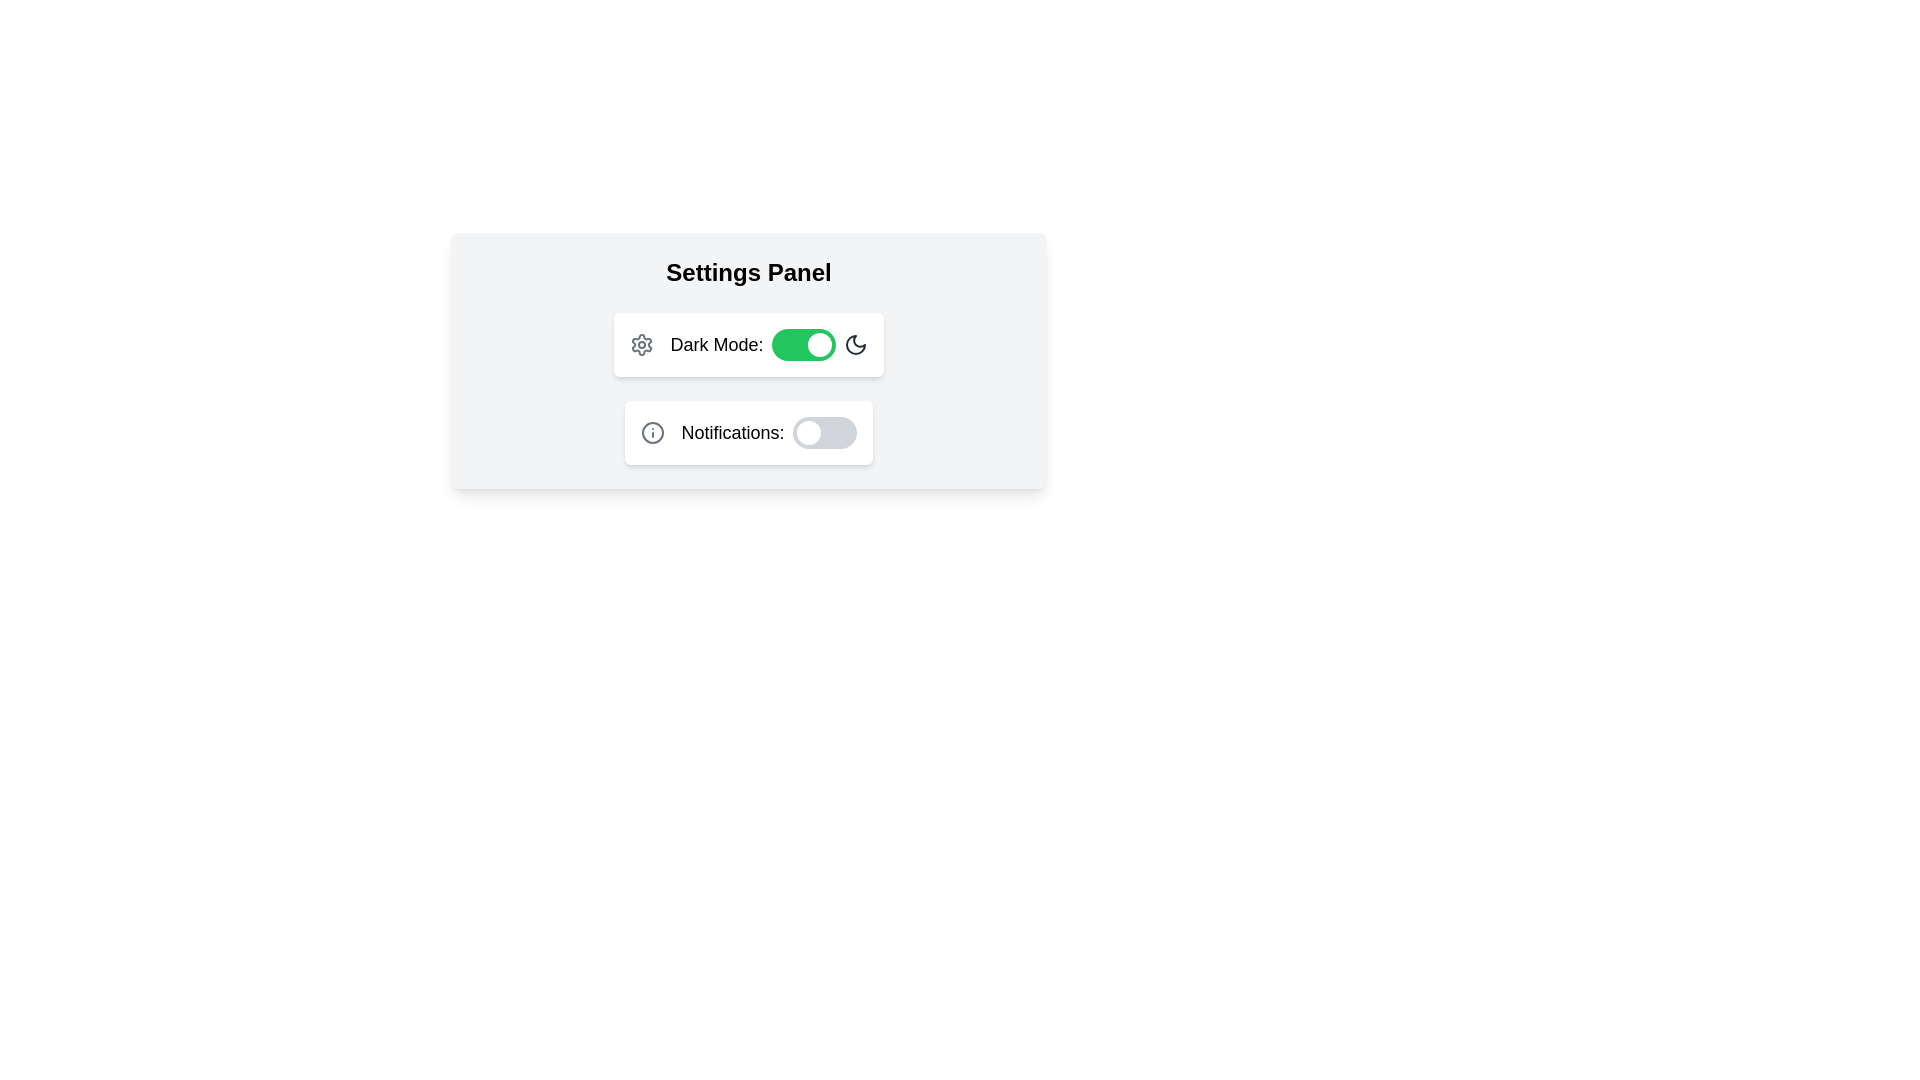 The image size is (1920, 1080). I want to click on the text label or heading that serves as a title at the top of the card layout, so click(747, 273).